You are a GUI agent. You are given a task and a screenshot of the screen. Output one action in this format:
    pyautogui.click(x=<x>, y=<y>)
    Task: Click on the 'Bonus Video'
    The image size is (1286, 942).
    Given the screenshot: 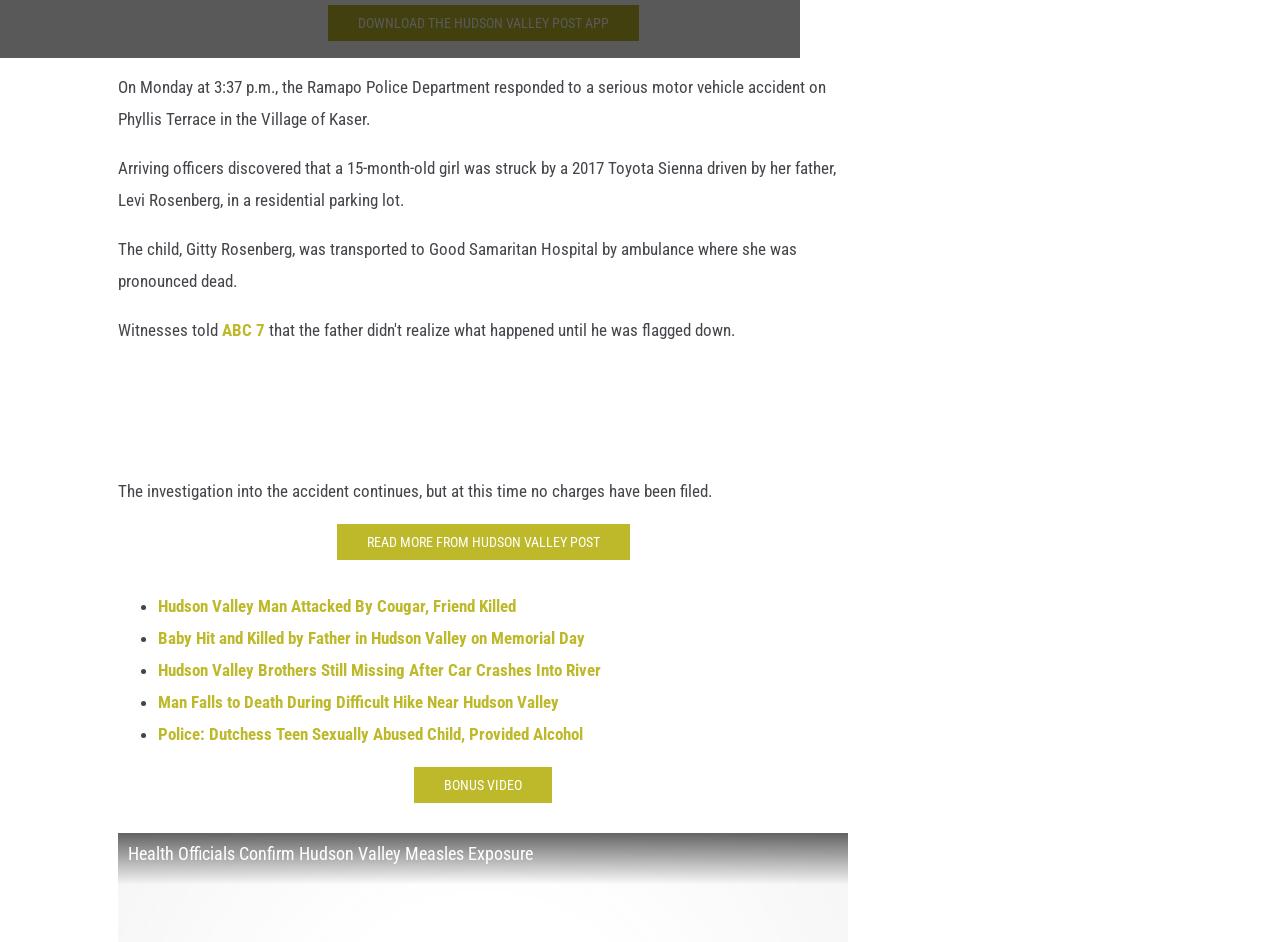 What is the action you would take?
    pyautogui.click(x=443, y=795)
    